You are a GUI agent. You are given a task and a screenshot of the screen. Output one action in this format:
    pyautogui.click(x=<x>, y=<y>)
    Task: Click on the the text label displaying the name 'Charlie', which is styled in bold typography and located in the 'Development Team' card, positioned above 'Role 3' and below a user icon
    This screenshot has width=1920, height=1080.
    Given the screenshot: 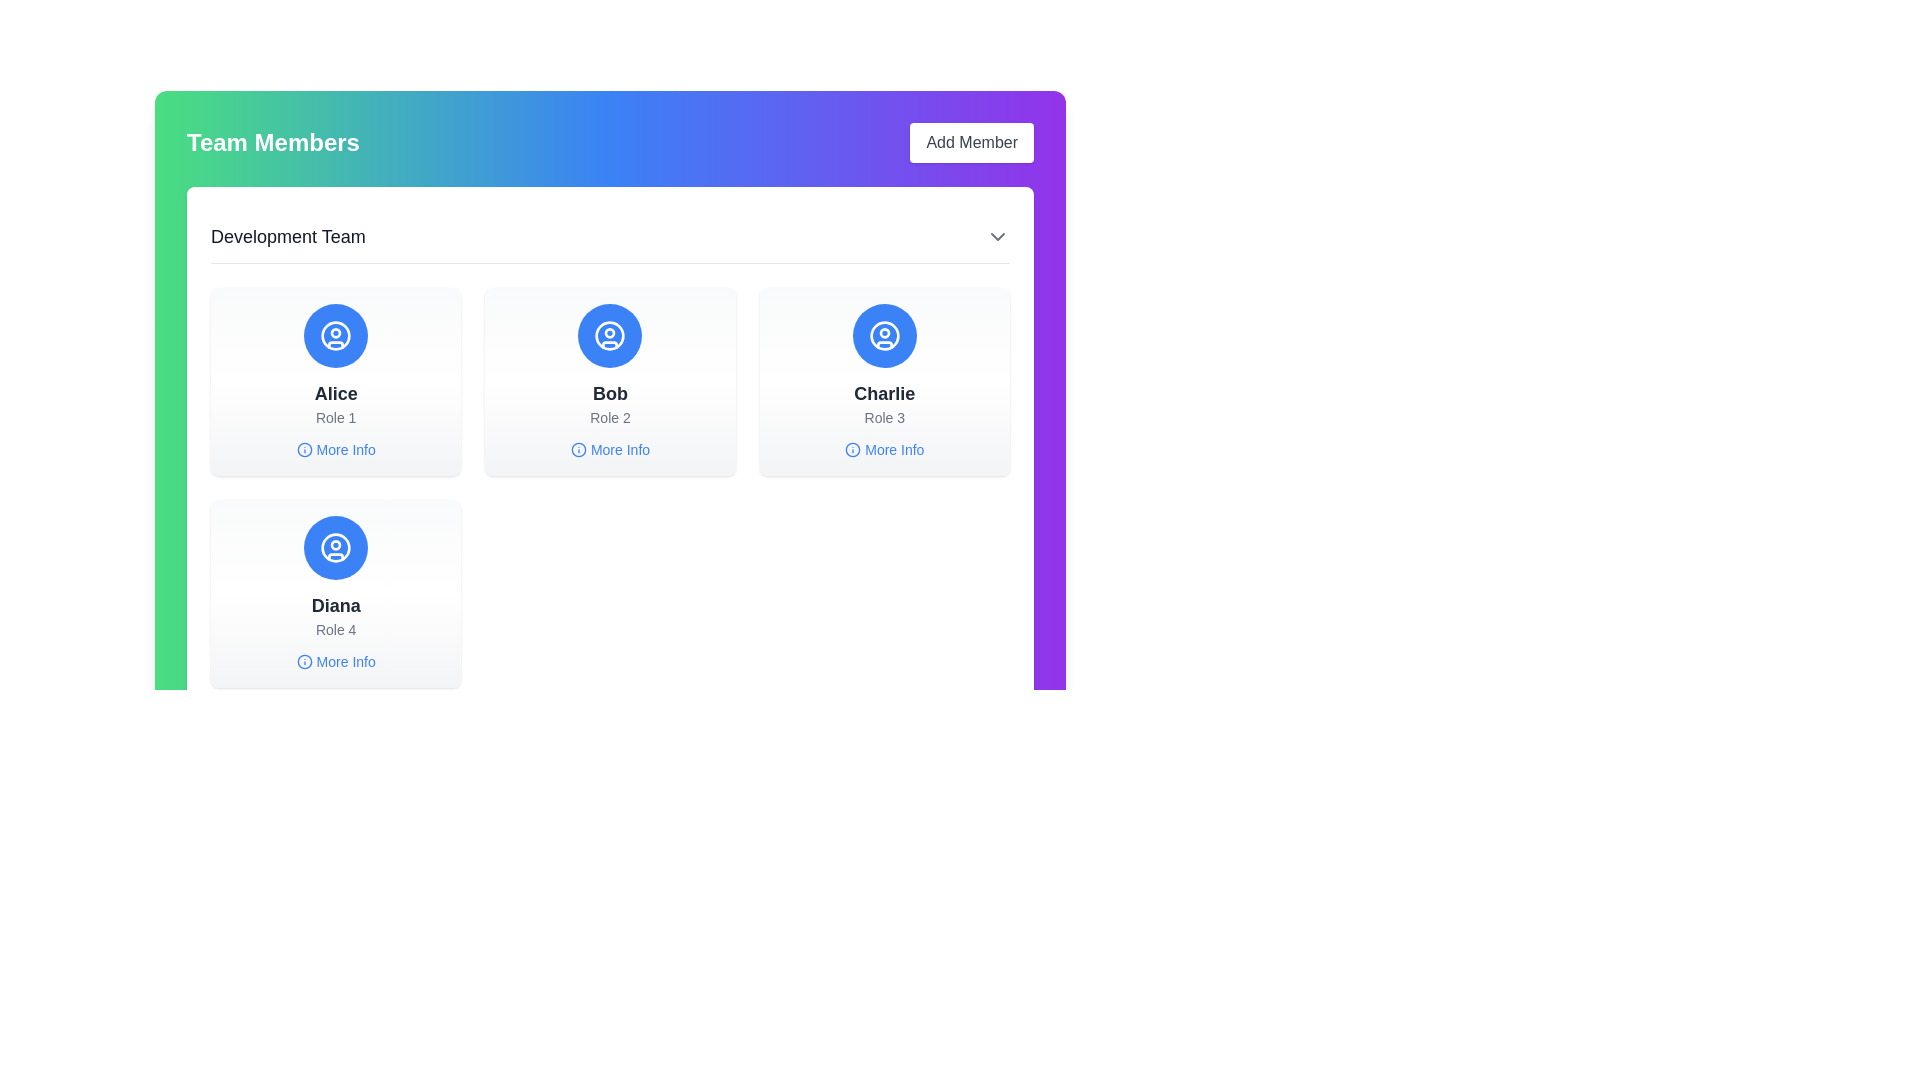 What is the action you would take?
    pyautogui.click(x=883, y=393)
    